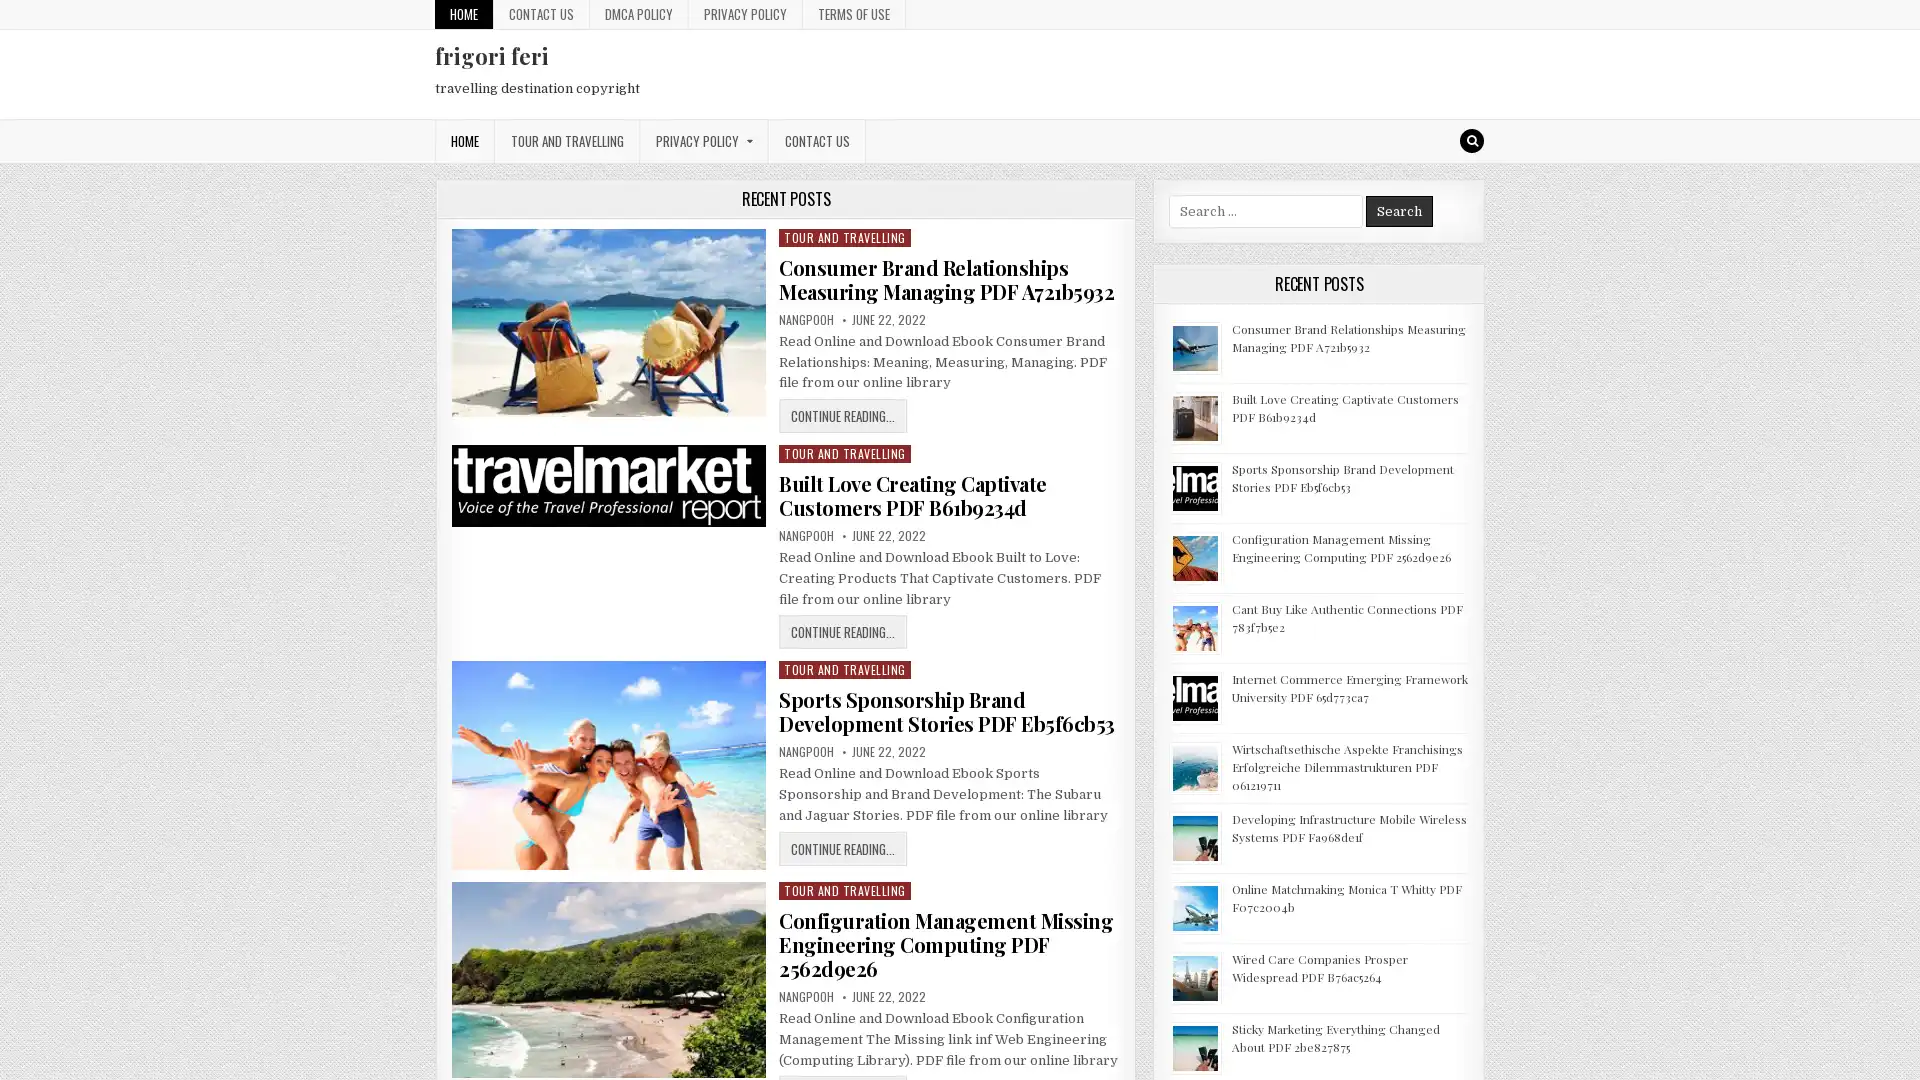 The width and height of the screenshot is (1920, 1080). I want to click on Search, so click(1398, 211).